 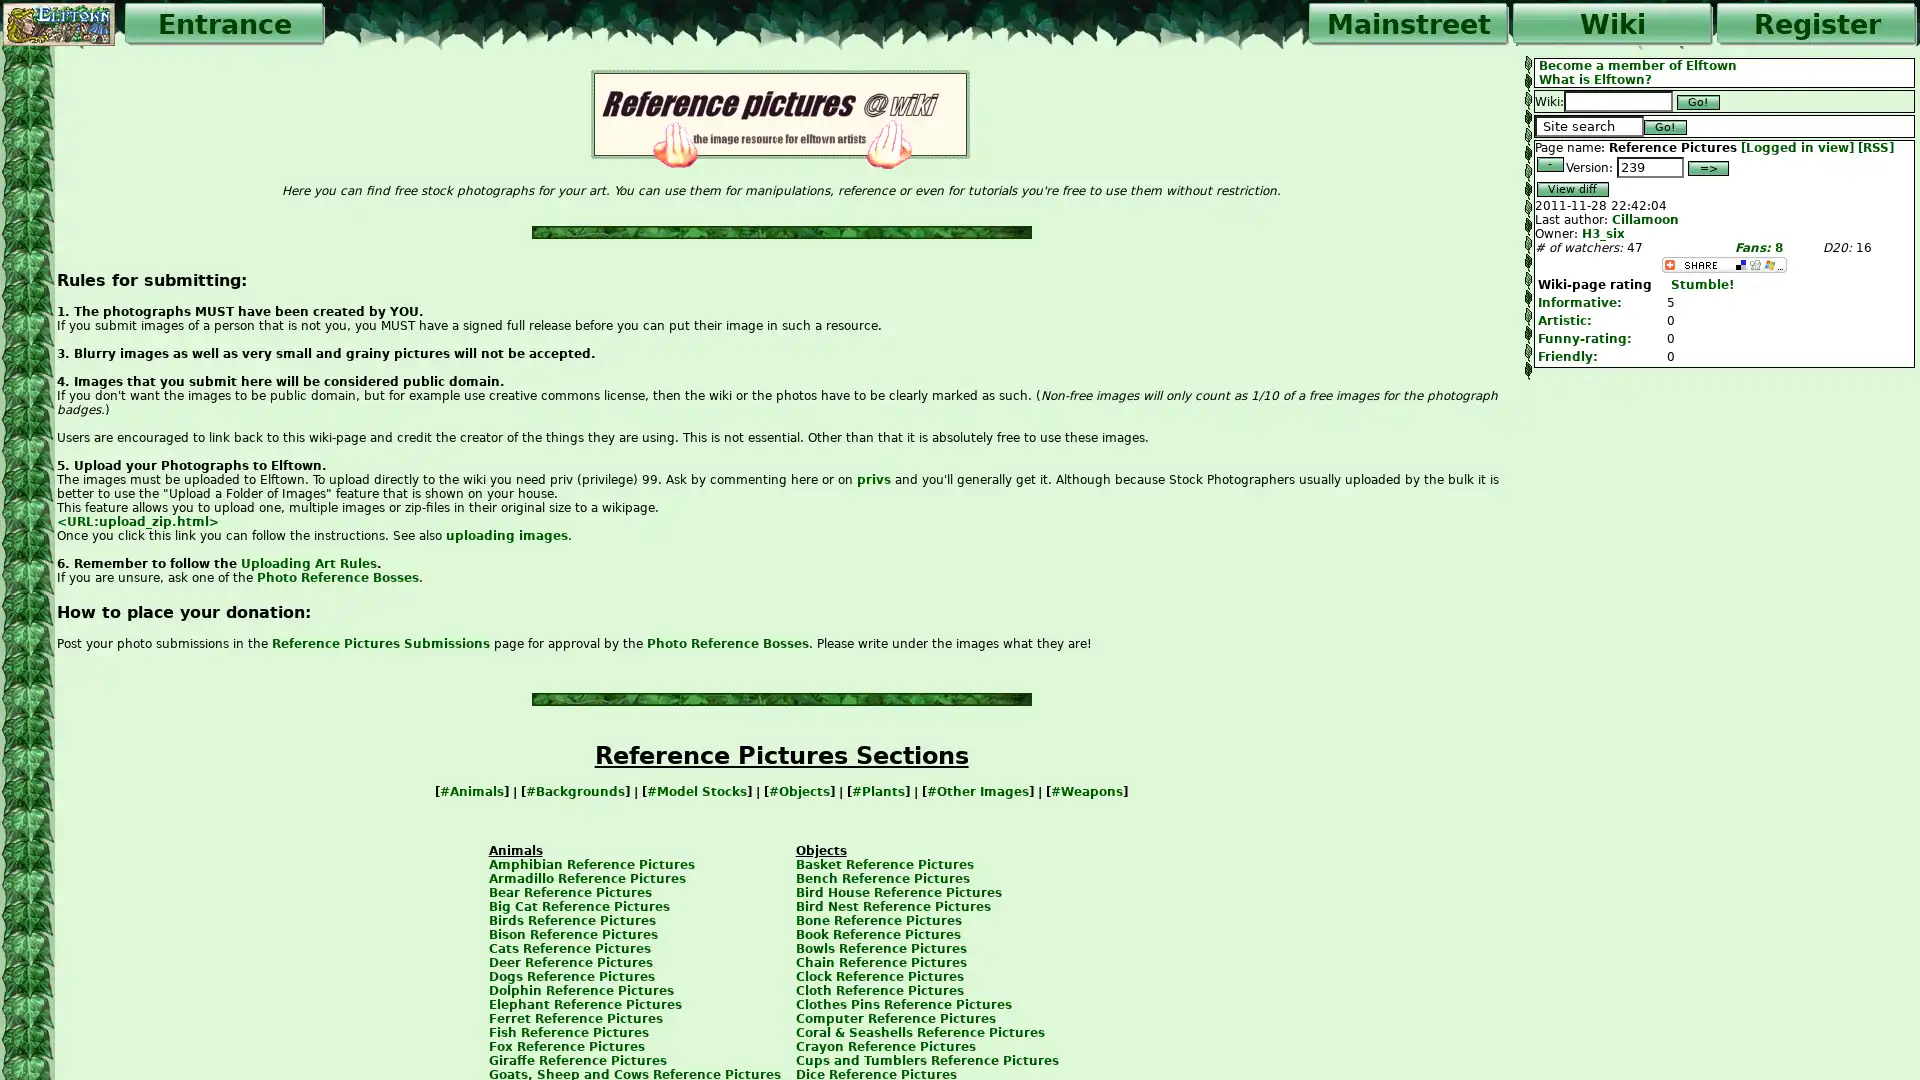 I want to click on =>, so click(x=1707, y=167).